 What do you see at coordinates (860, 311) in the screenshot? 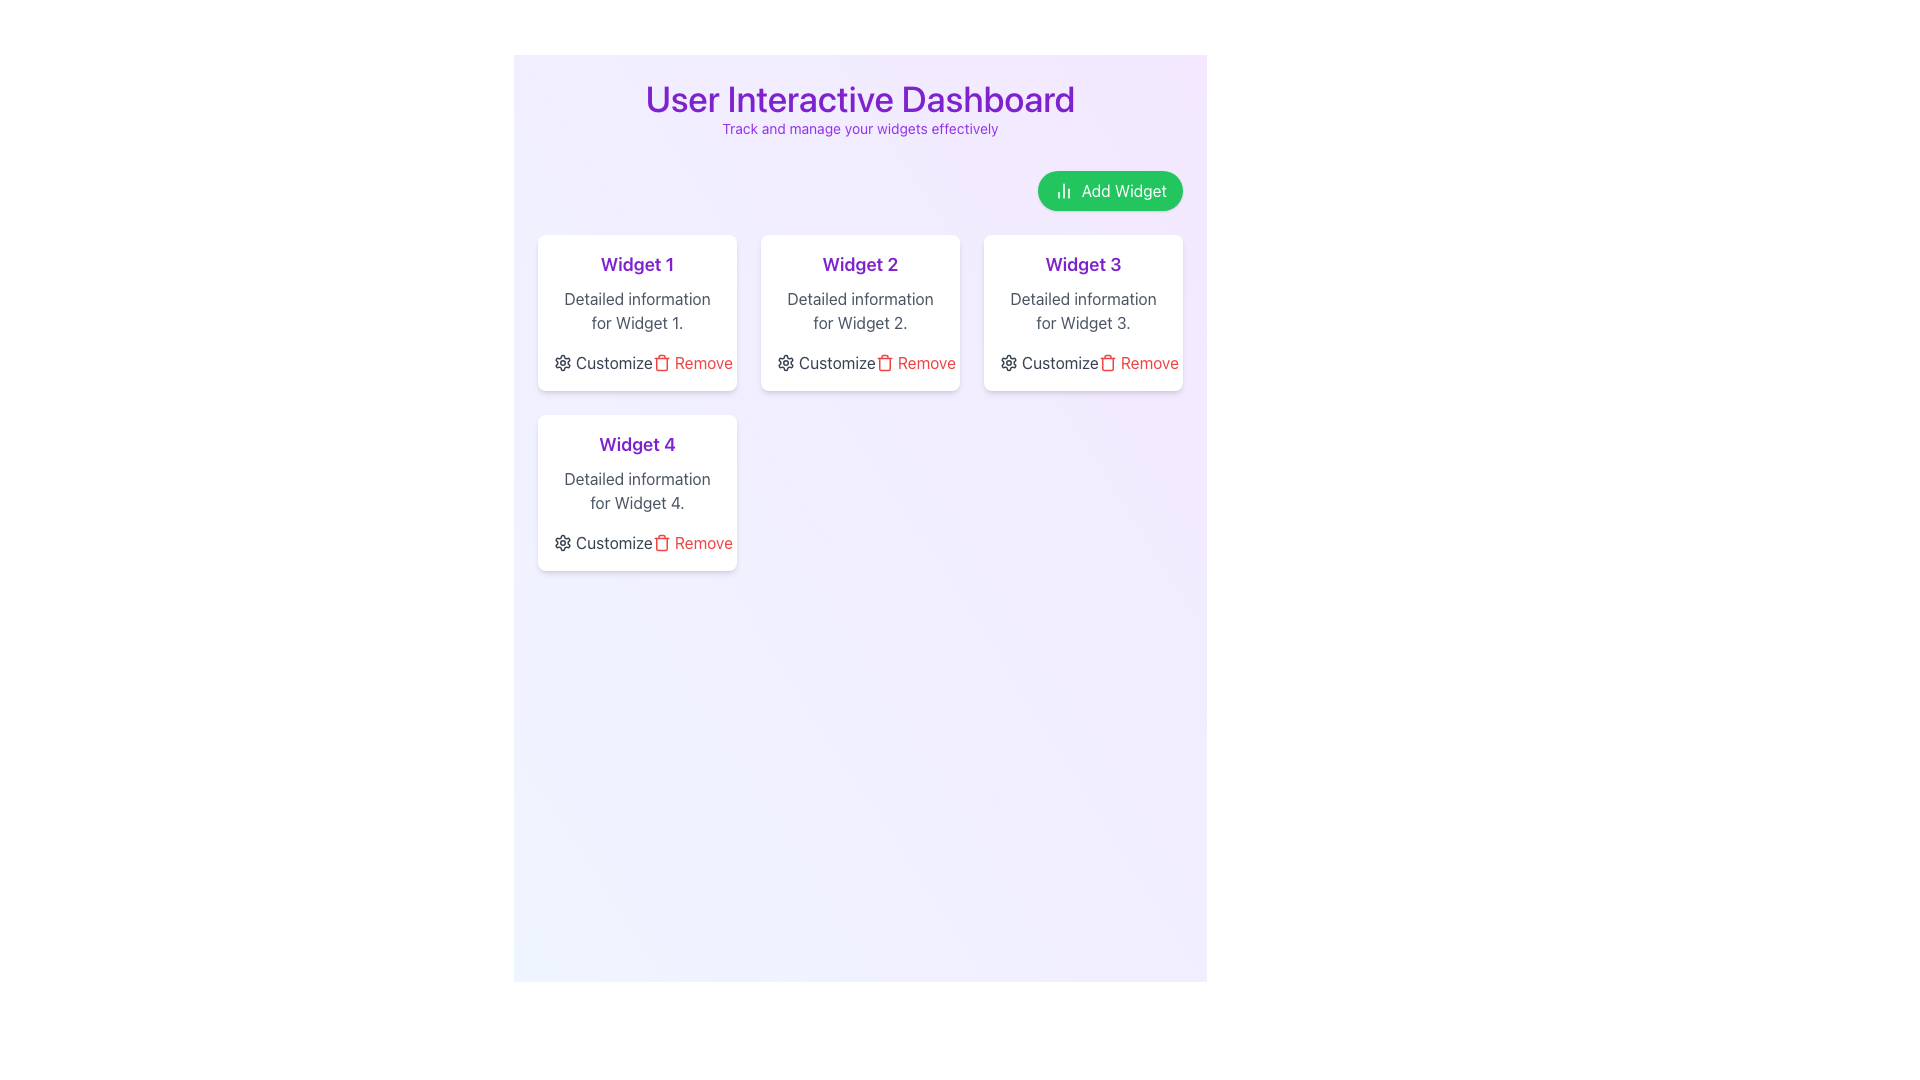
I see `the static text block displaying 'Detailed information for Widget 2' located beneath the heading 'Widget 2' within its card component` at bounding box center [860, 311].